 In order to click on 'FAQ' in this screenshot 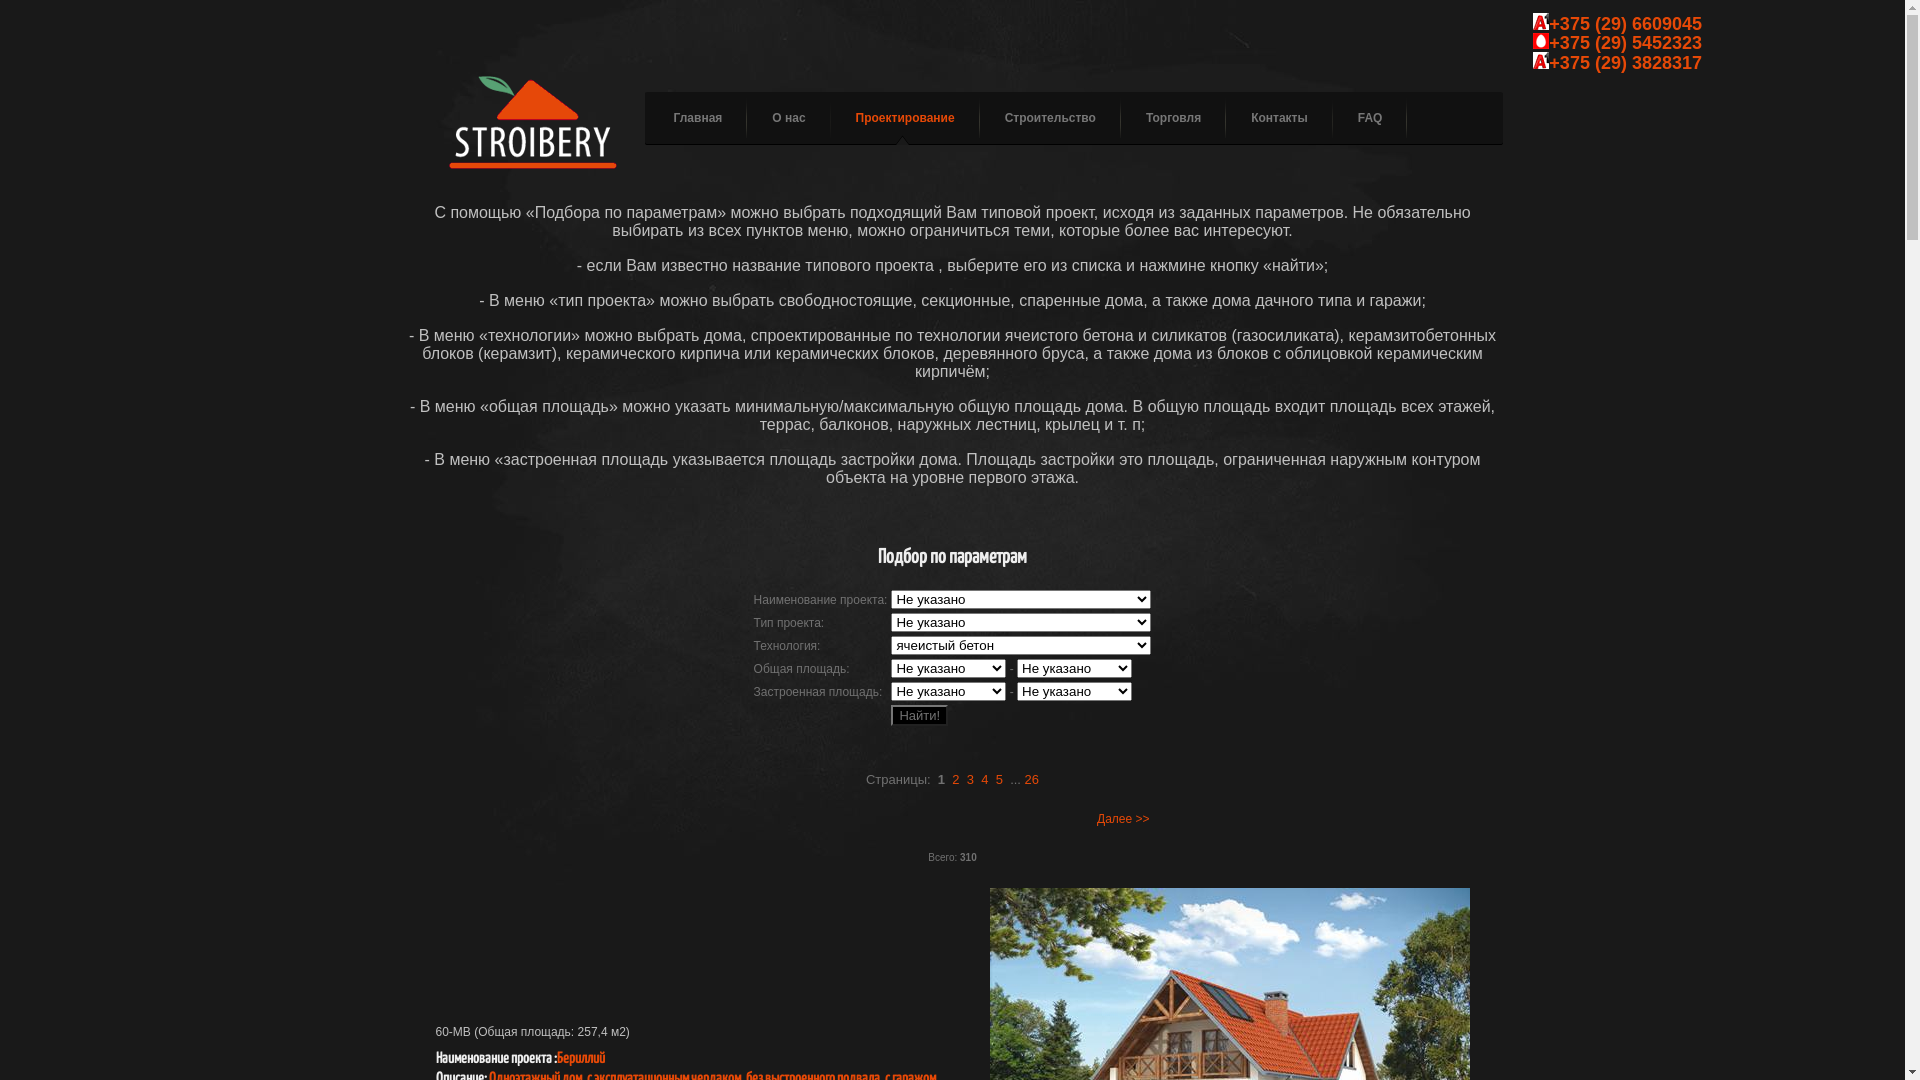, I will do `click(1358, 118)`.